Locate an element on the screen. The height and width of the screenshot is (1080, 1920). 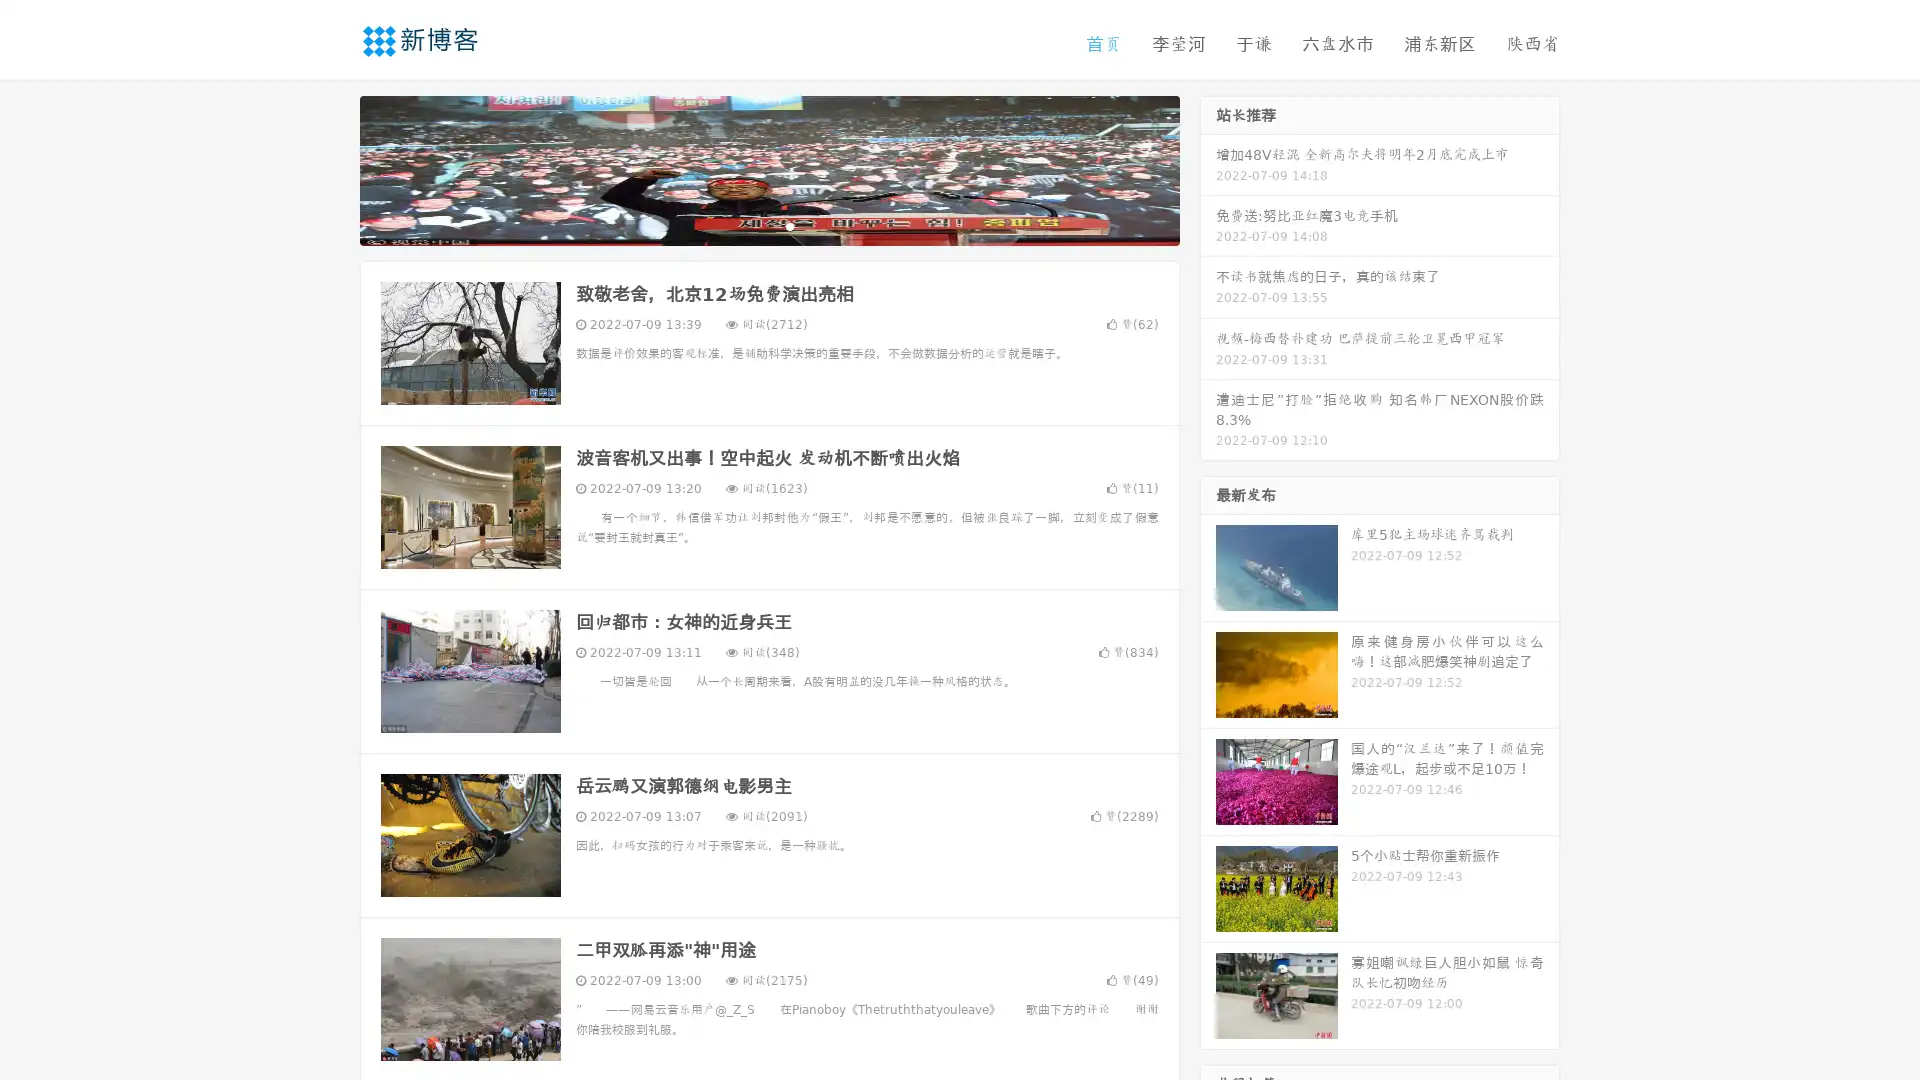
Go to slide 2 is located at coordinates (768, 225).